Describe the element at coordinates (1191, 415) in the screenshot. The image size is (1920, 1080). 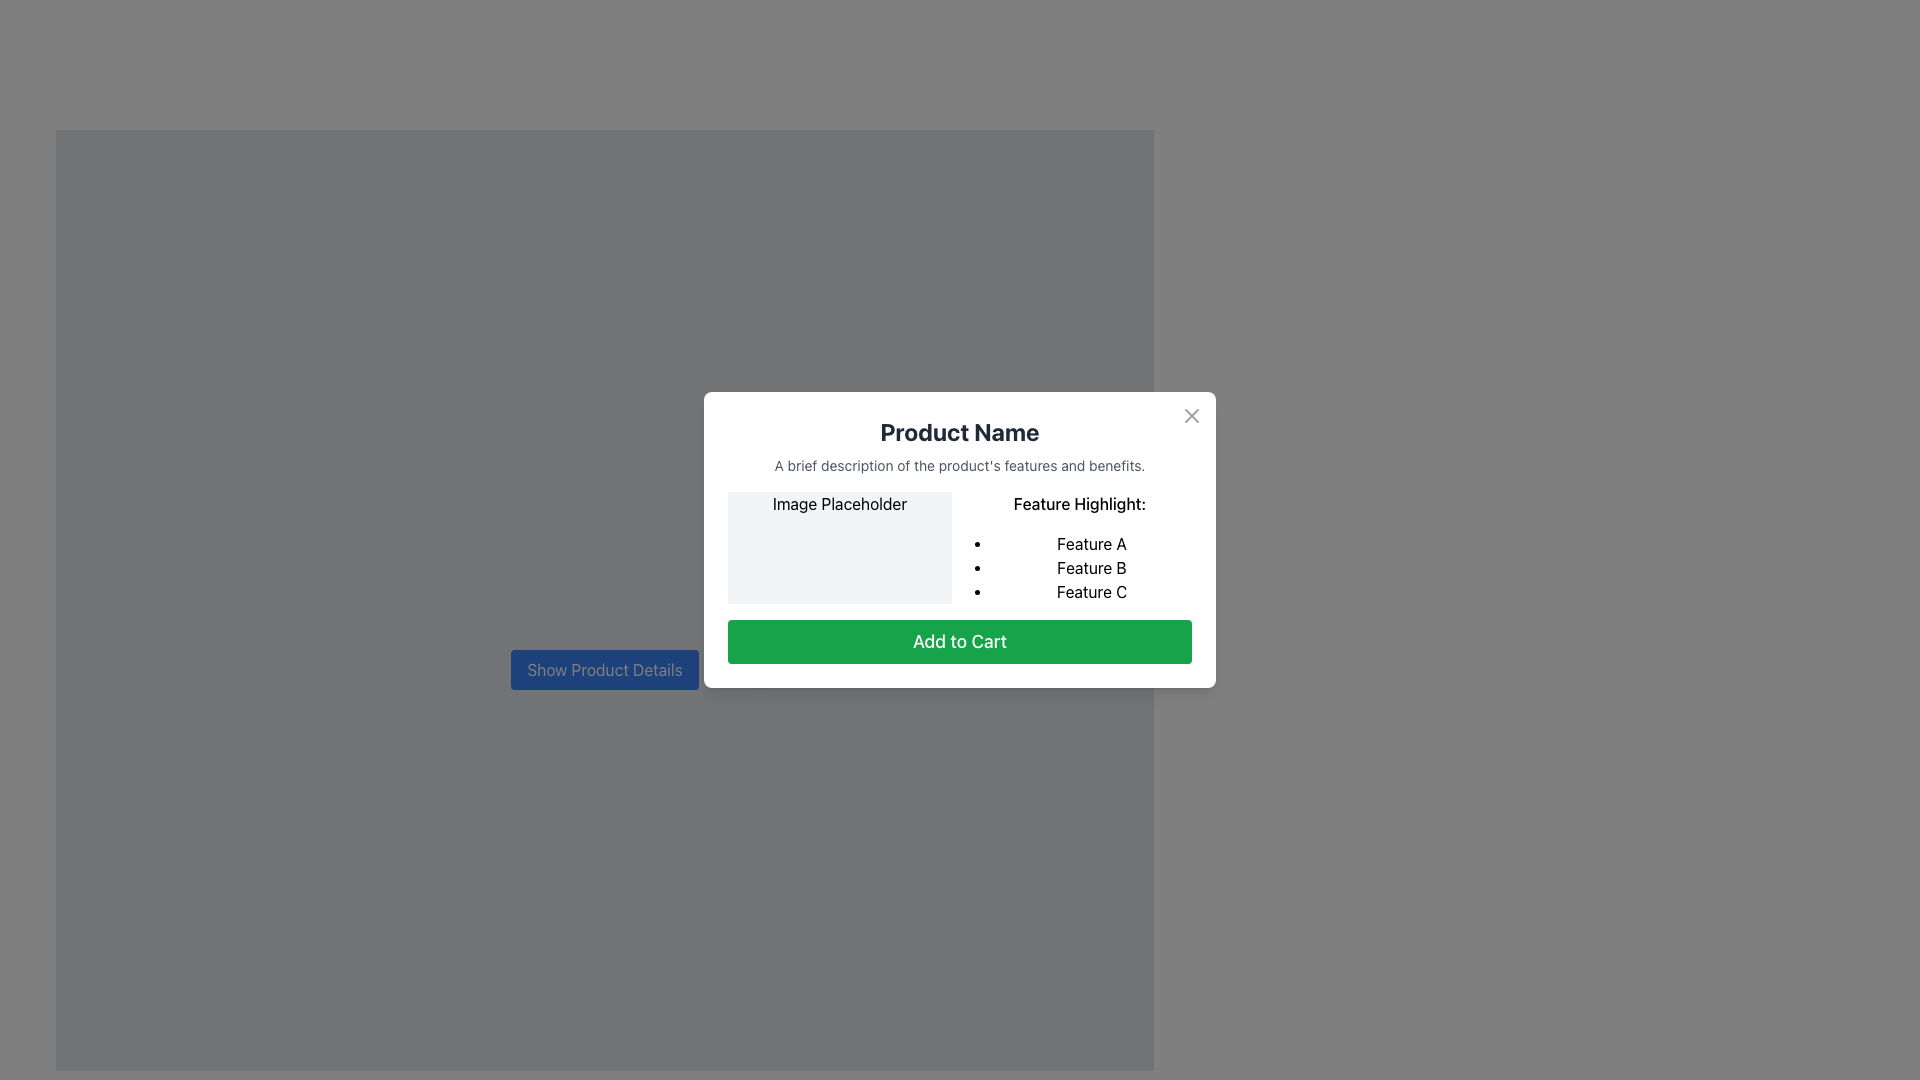
I see `the close button located at the top-right corner of the modal, which has a light gray background and a thin 'X' mark` at that location.